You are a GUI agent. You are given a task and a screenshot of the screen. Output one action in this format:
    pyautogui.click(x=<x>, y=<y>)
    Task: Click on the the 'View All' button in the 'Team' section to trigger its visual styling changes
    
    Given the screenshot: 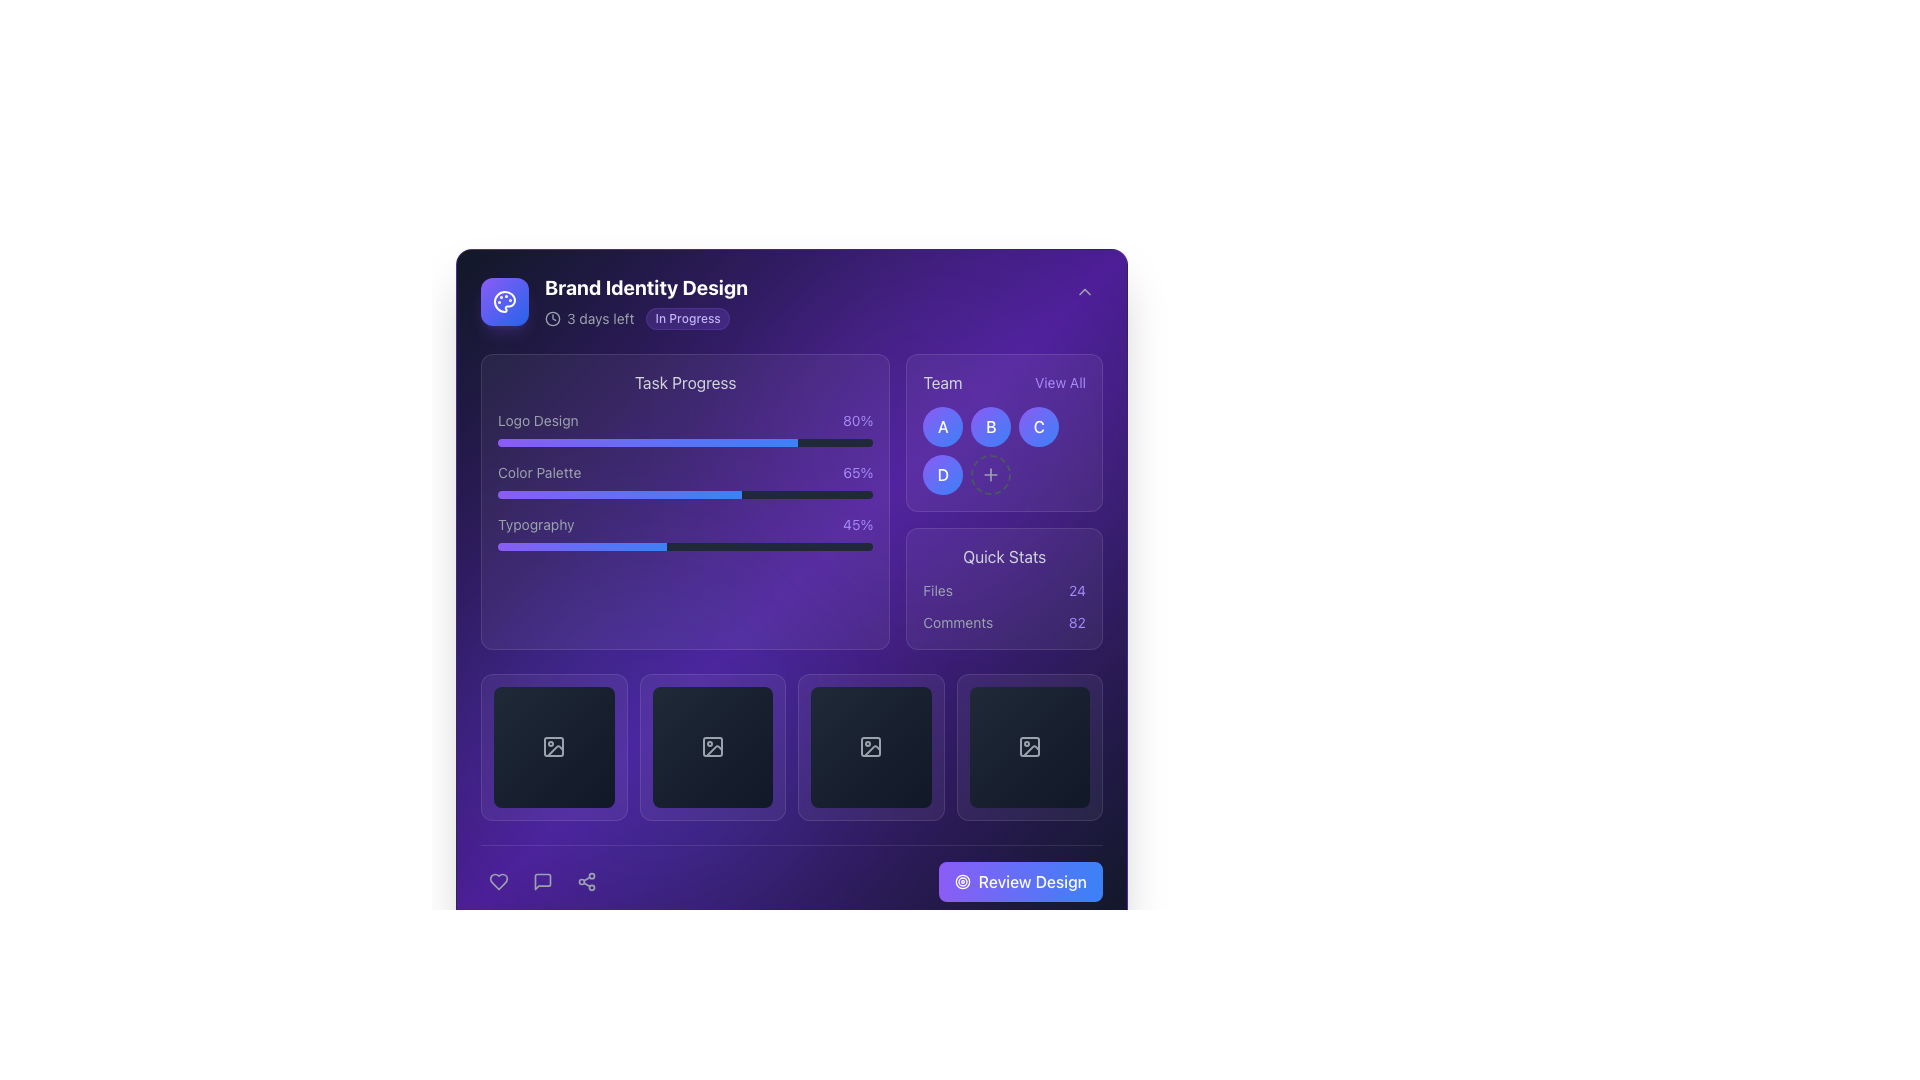 What is the action you would take?
    pyautogui.click(x=1059, y=382)
    